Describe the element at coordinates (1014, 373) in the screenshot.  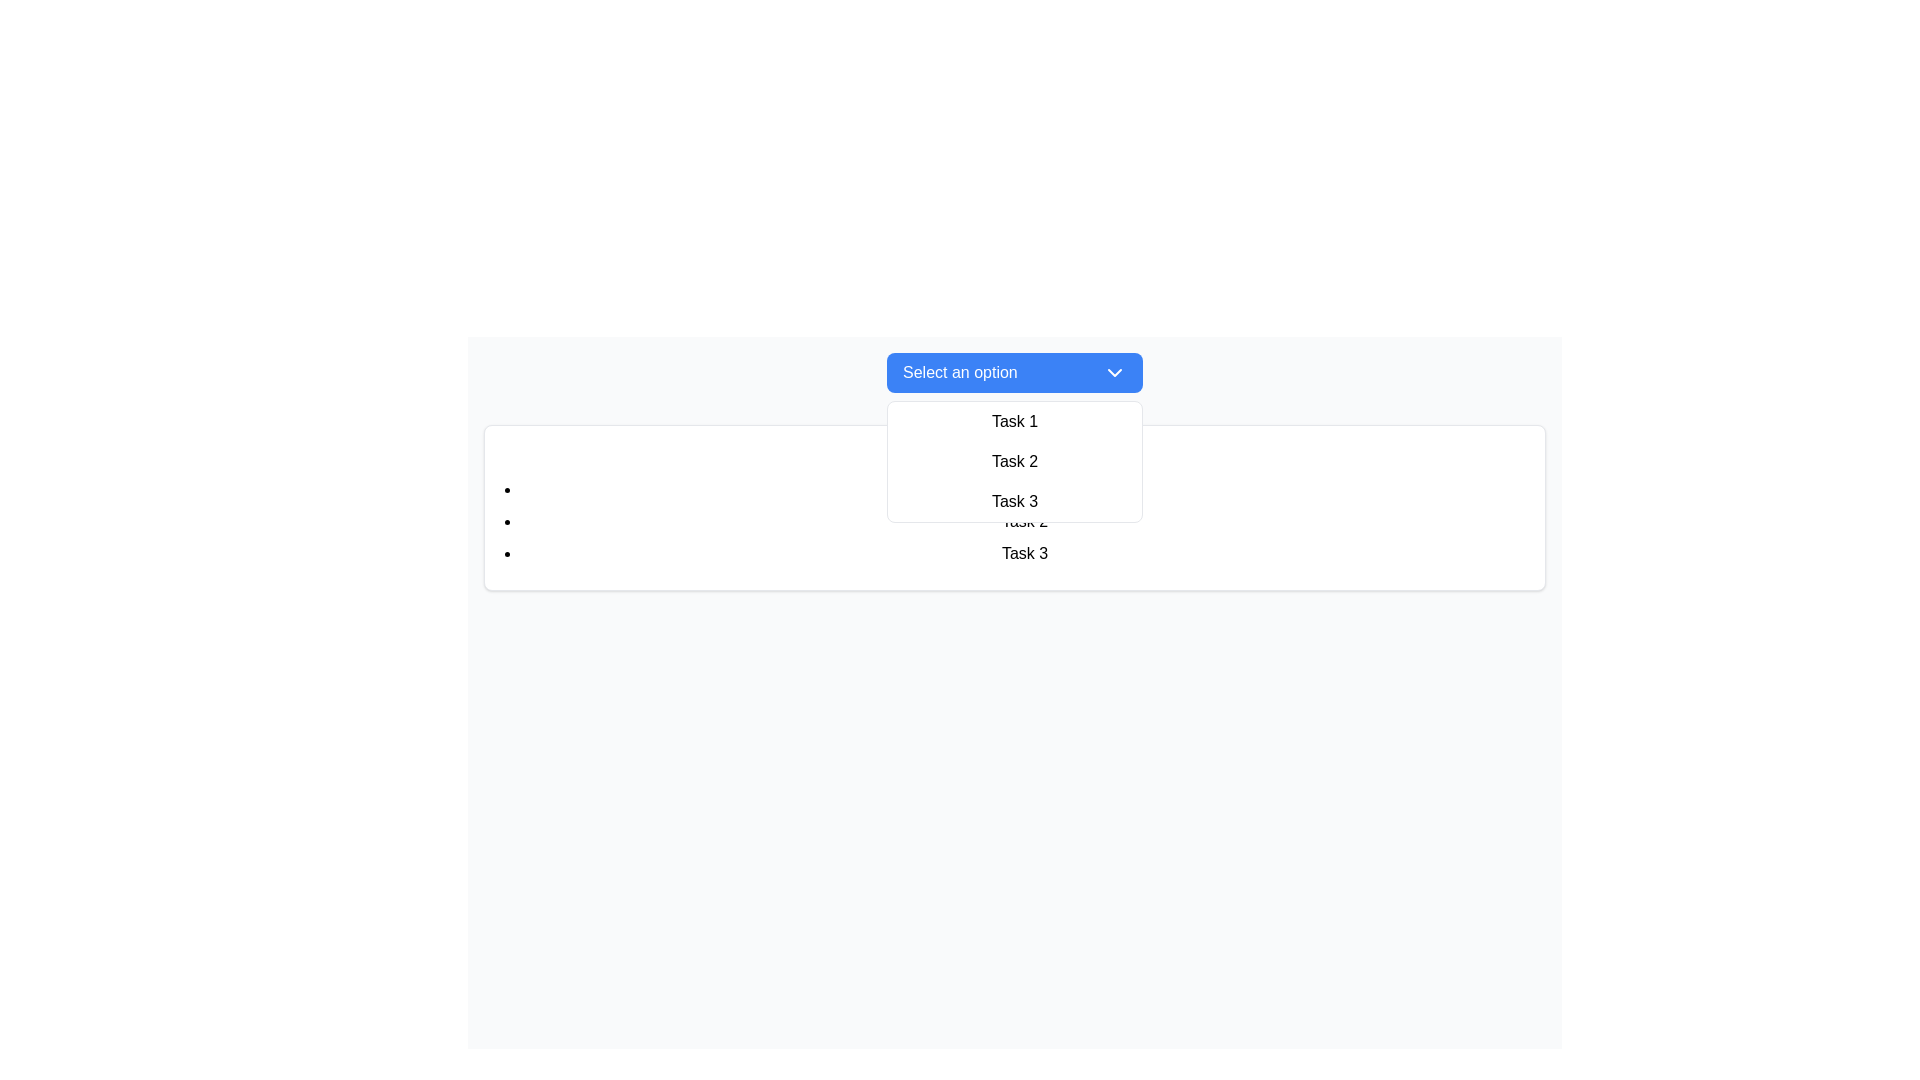
I see `the dropdown menu labeled 'Select an option' with a blue background` at that location.